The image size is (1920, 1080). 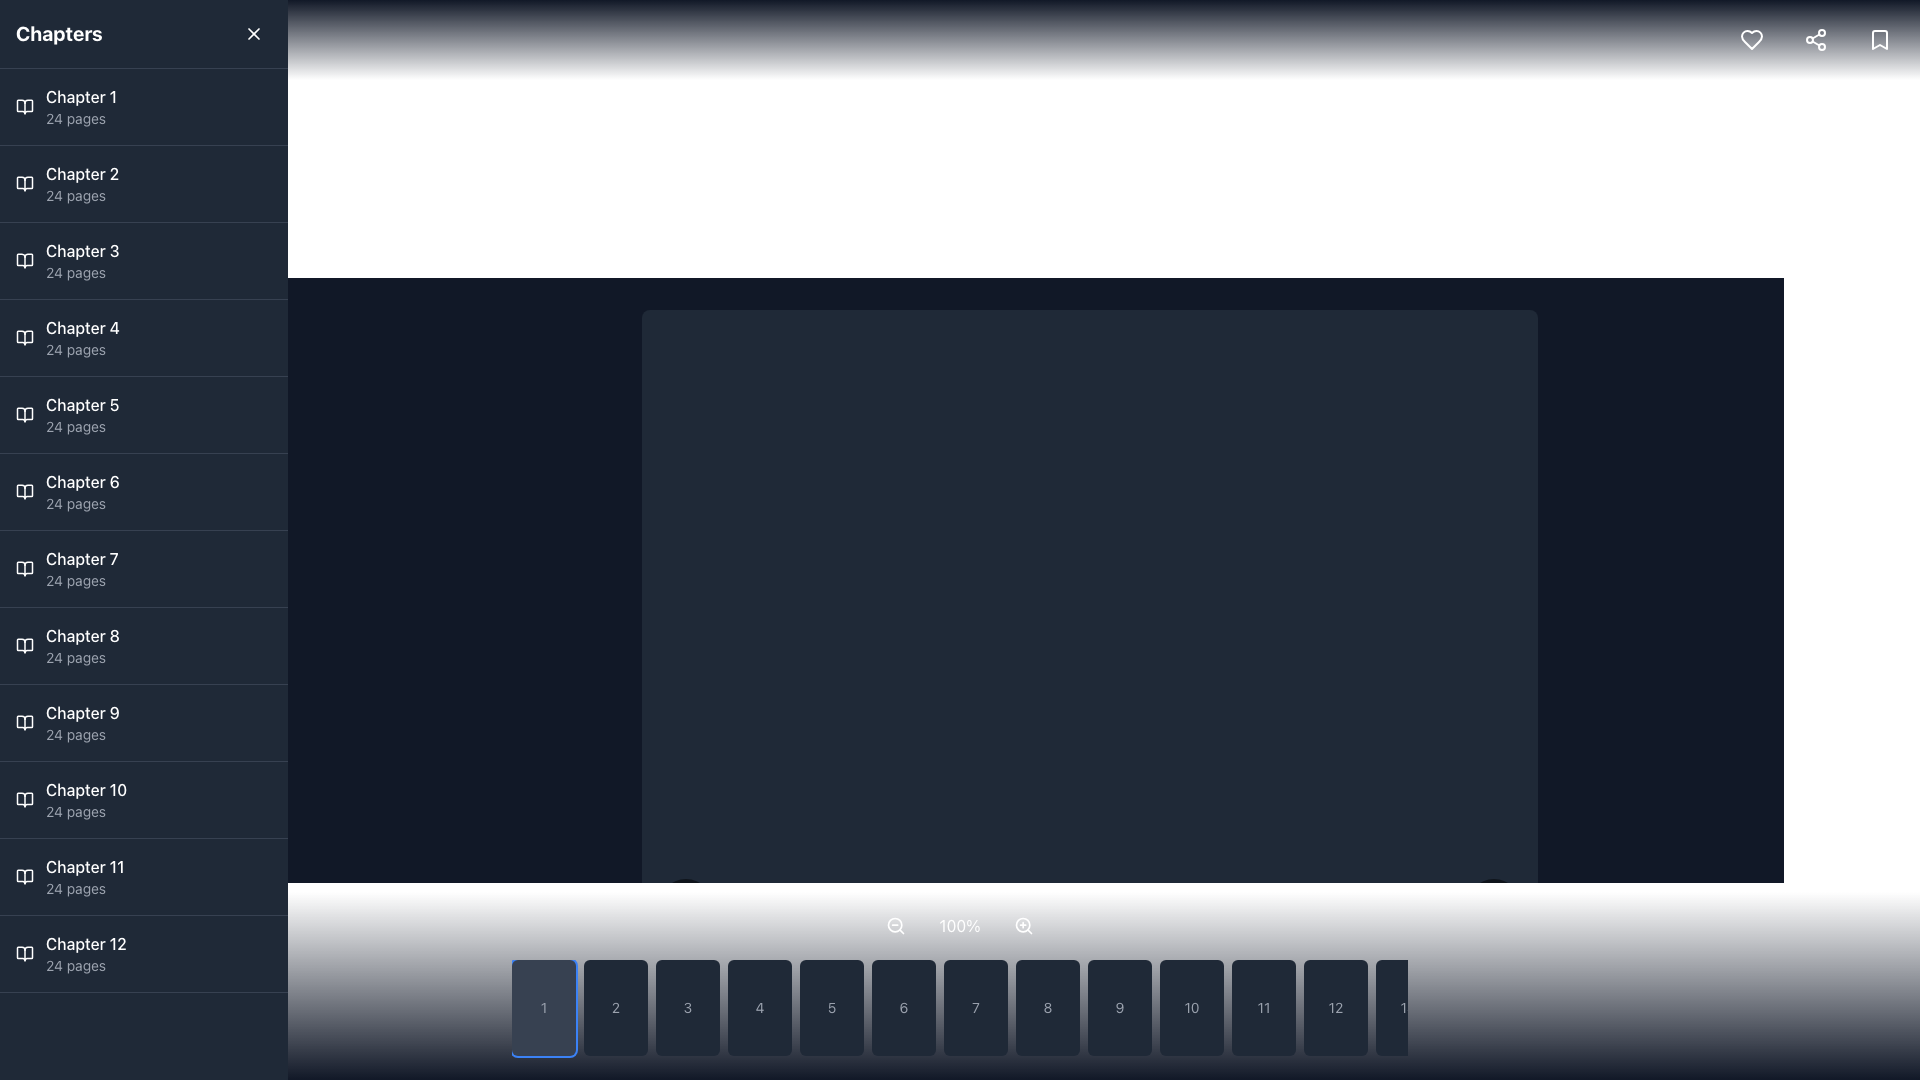 What do you see at coordinates (81, 645) in the screenshot?
I see `text block titled 'Chapter 8' with the subtitle '24 pages' which is aligned to the left and is the eighth entry in a scrollable list` at bounding box center [81, 645].